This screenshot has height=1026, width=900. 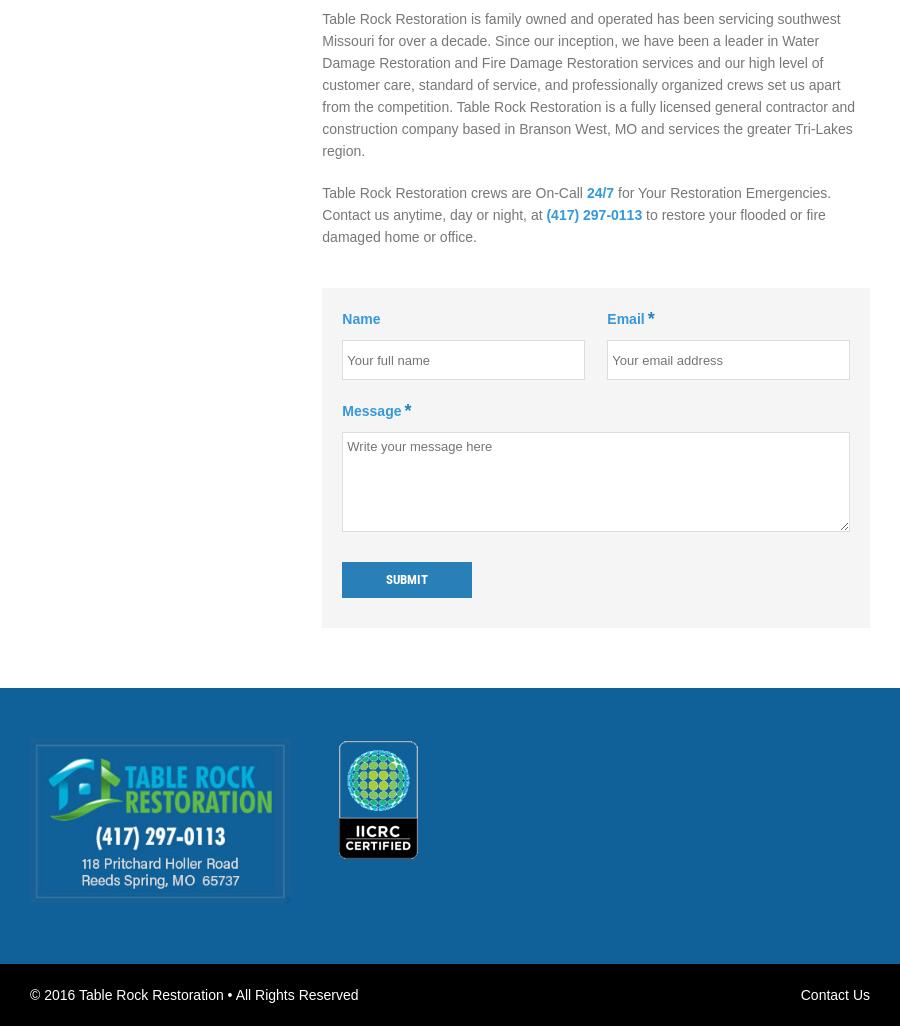 I want to click on '© 2016 Table Rock Restoration • All Rights Reserved', so click(x=28, y=992).